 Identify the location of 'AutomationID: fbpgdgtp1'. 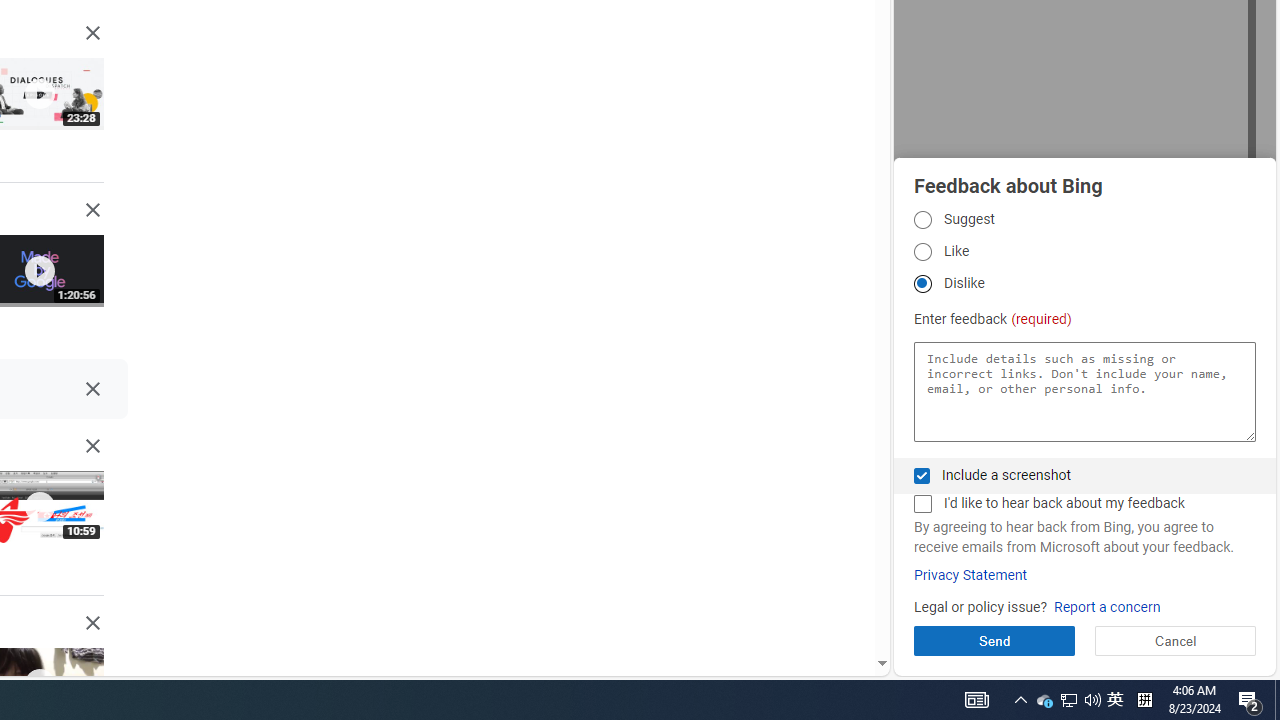
(921, 219).